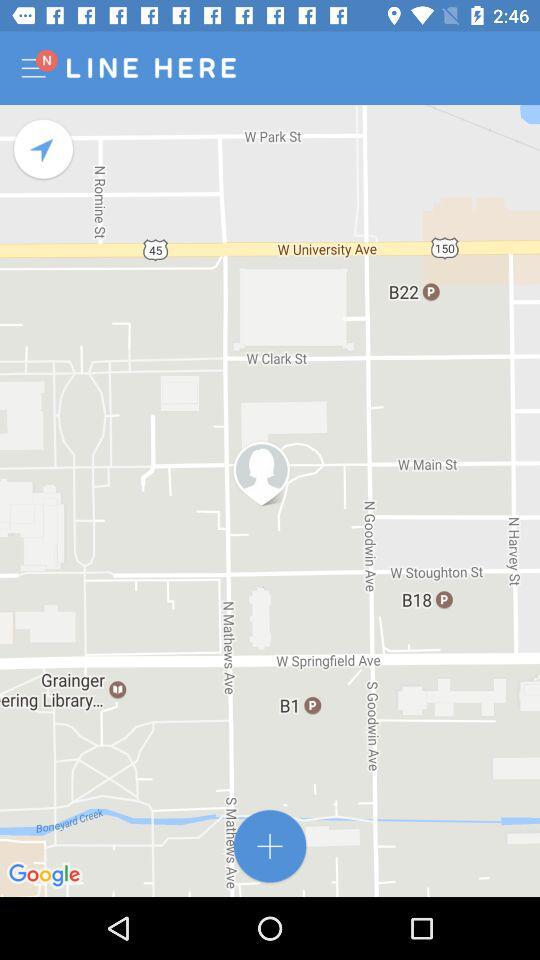 This screenshot has width=540, height=960. Describe the element at coordinates (44, 148) in the screenshot. I see `gps locator` at that location.